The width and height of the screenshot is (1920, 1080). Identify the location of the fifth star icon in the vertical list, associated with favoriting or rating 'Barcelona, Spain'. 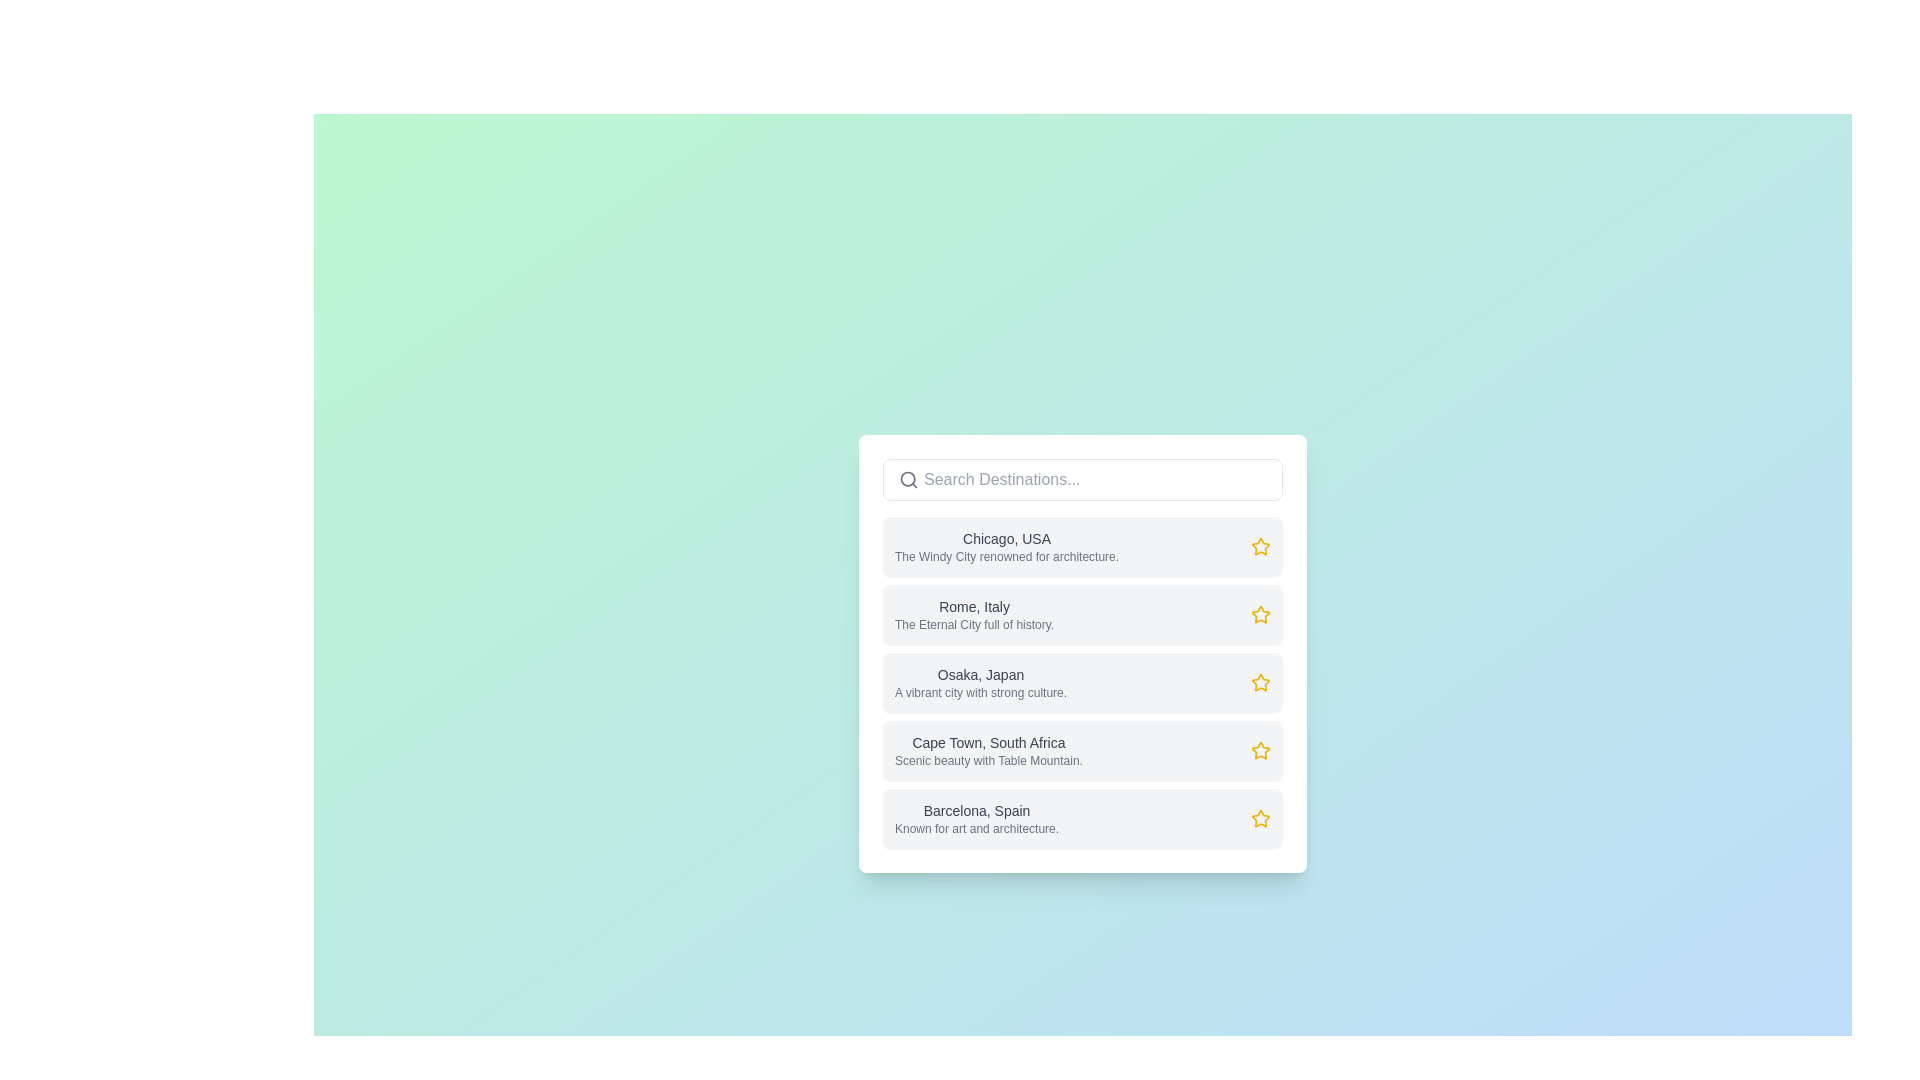
(1258, 817).